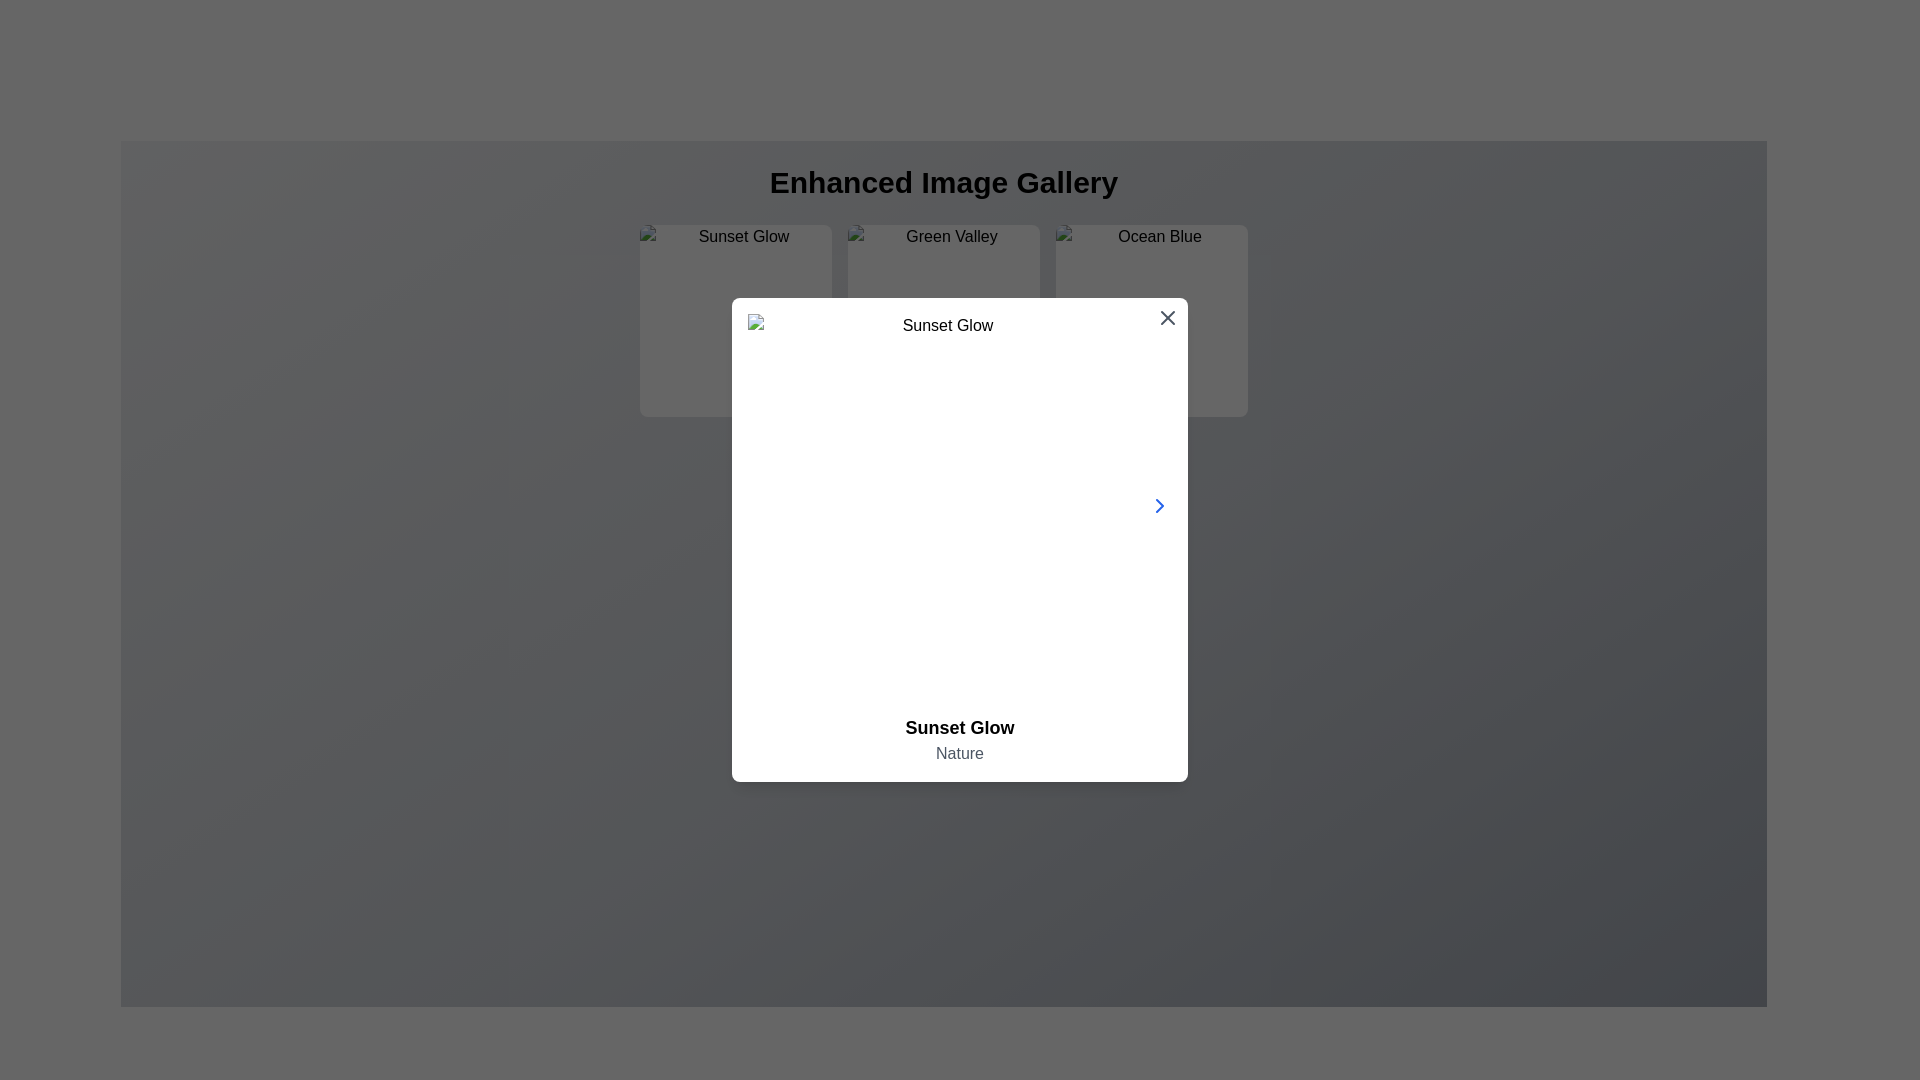  I want to click on the small cross-shaped icon button located at the top-right corner of a white modal window, so click(1167, 316).